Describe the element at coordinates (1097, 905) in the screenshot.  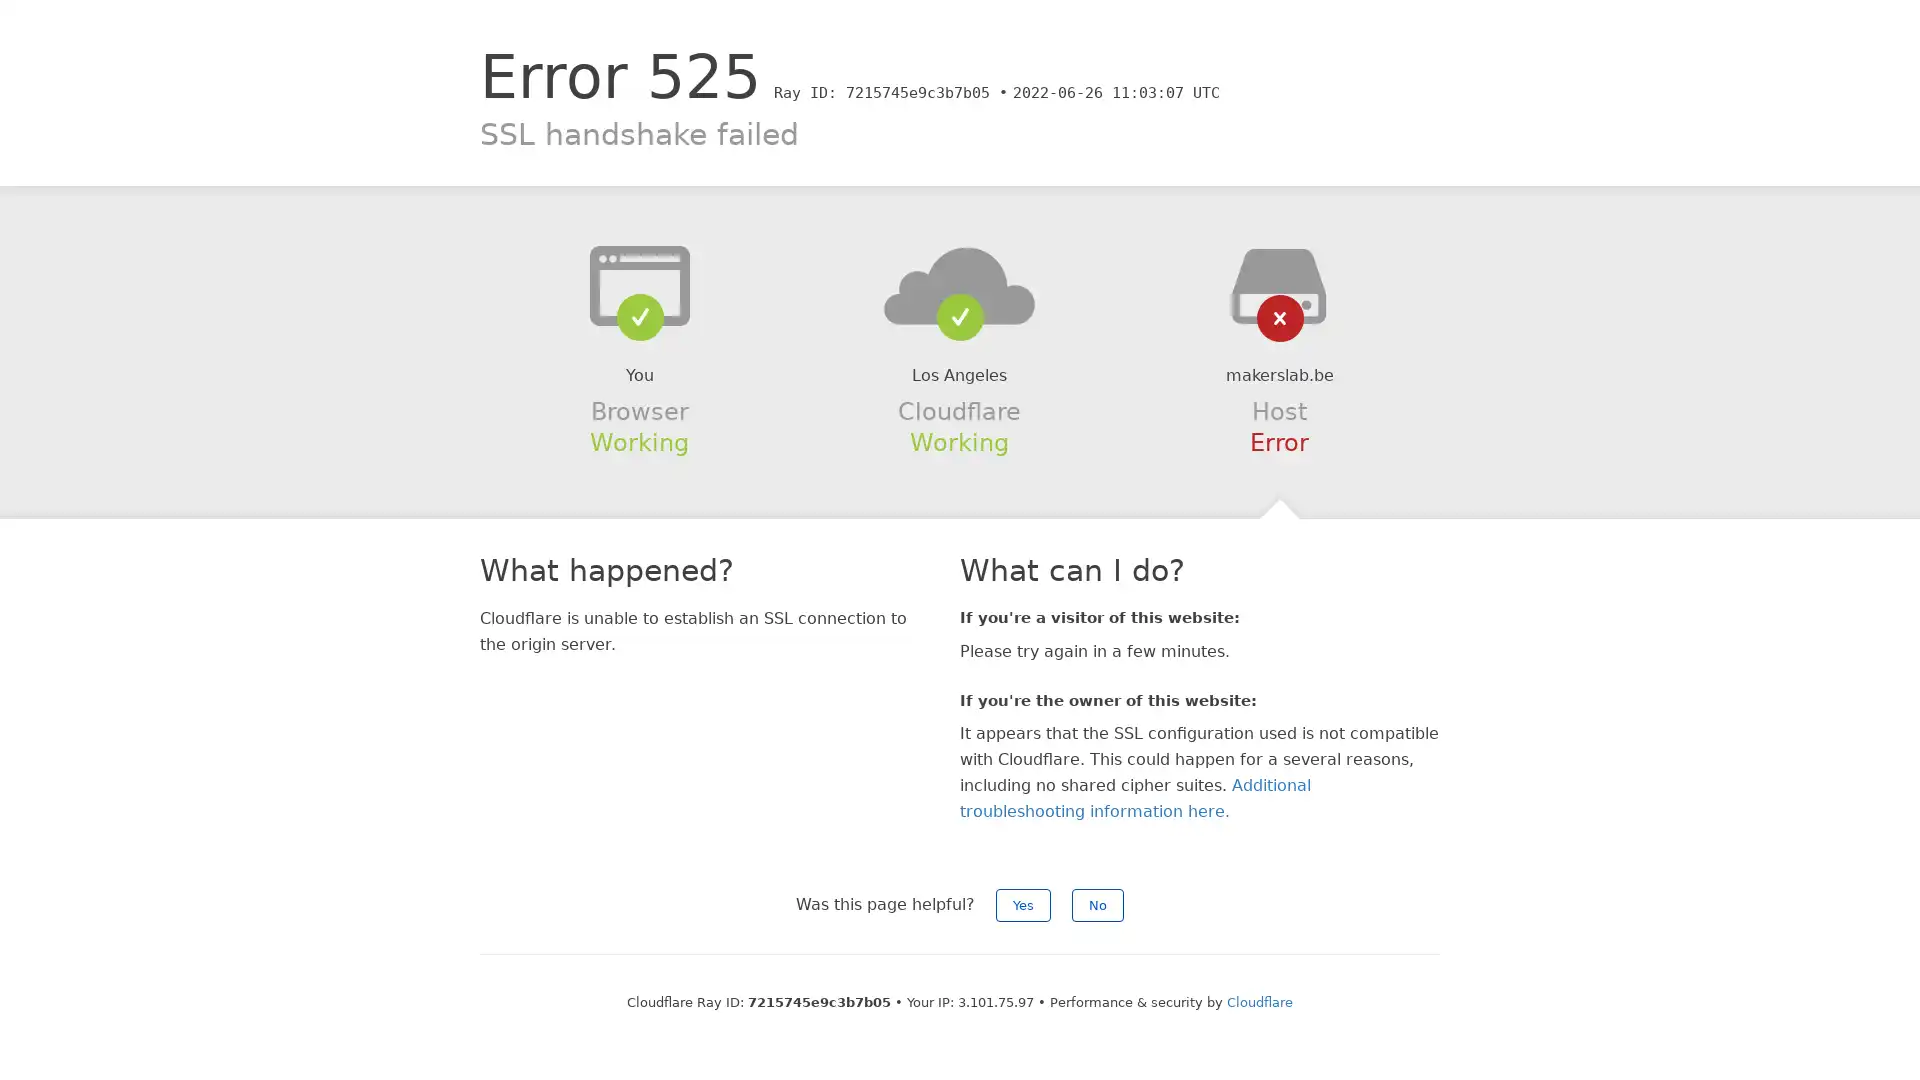
I see `No` at that location.